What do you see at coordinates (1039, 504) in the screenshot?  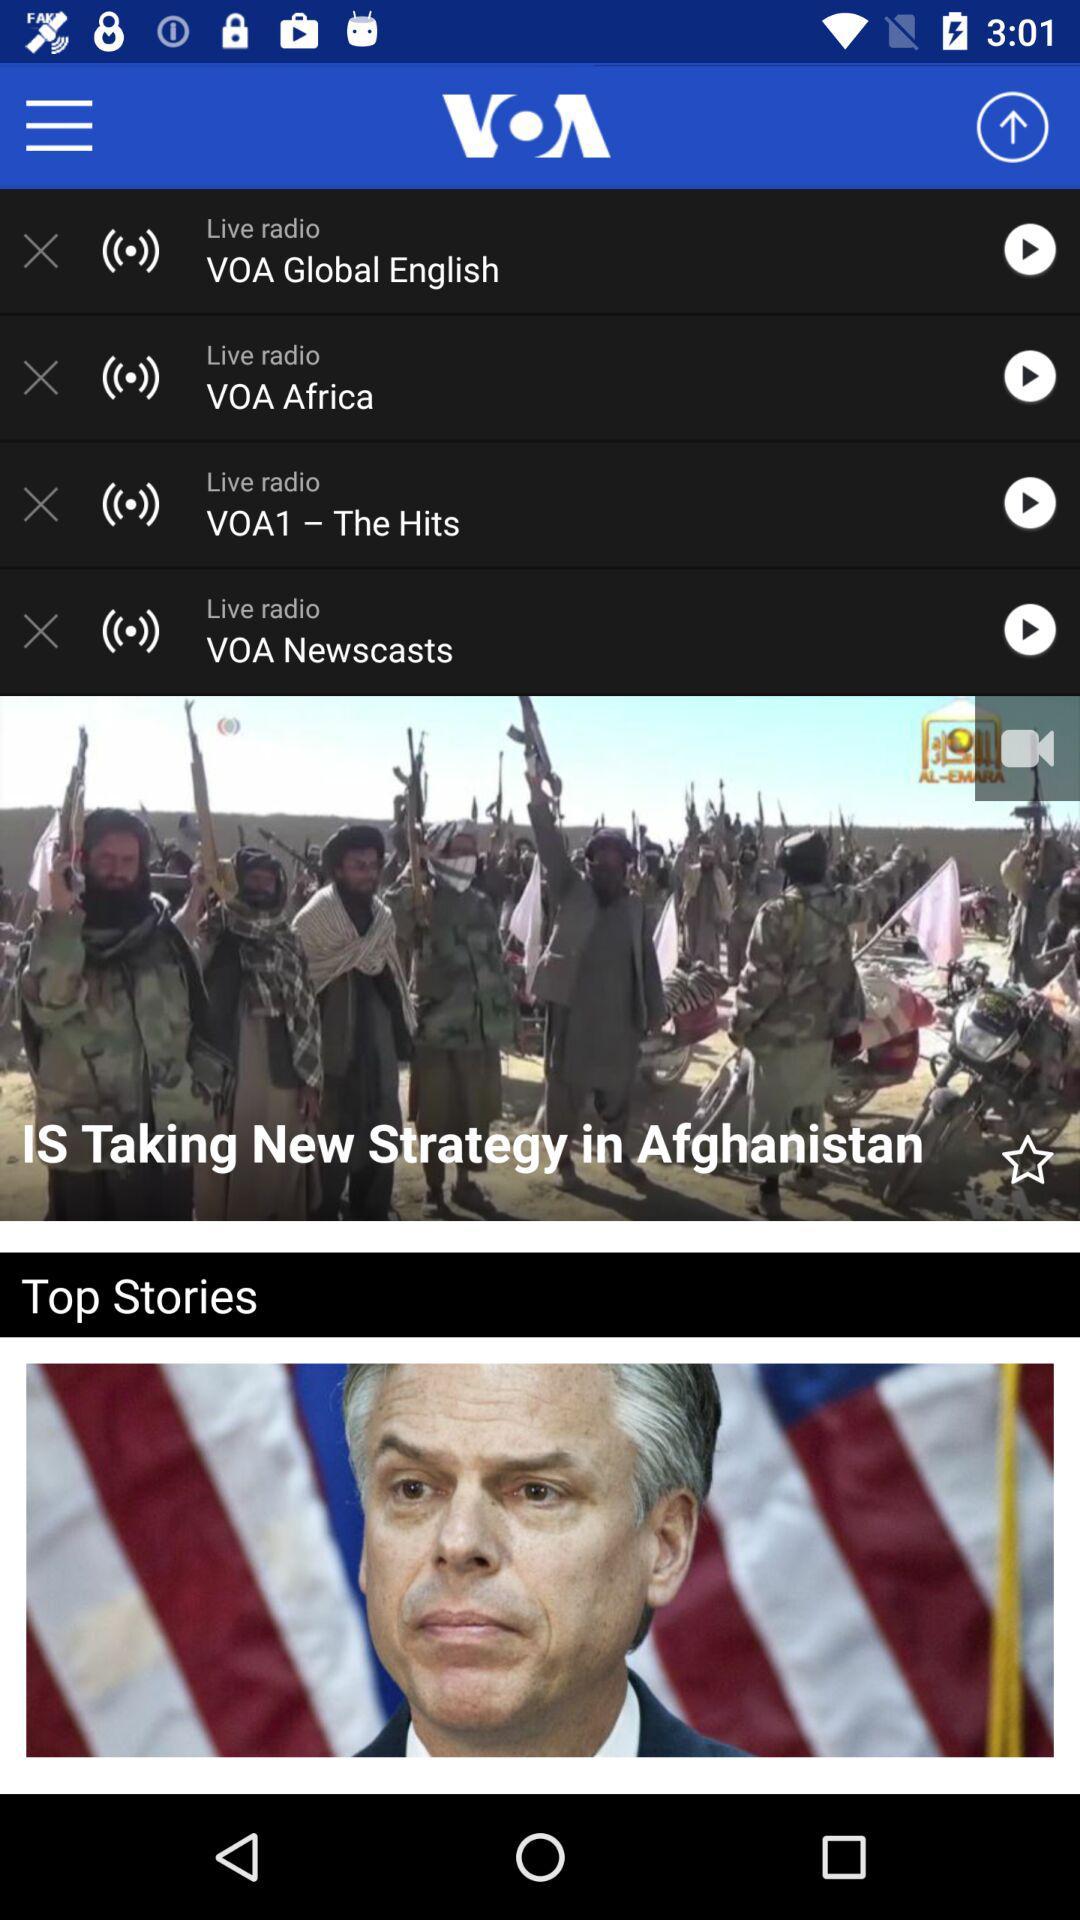 I see `video` at bounding box center [1039, 504].